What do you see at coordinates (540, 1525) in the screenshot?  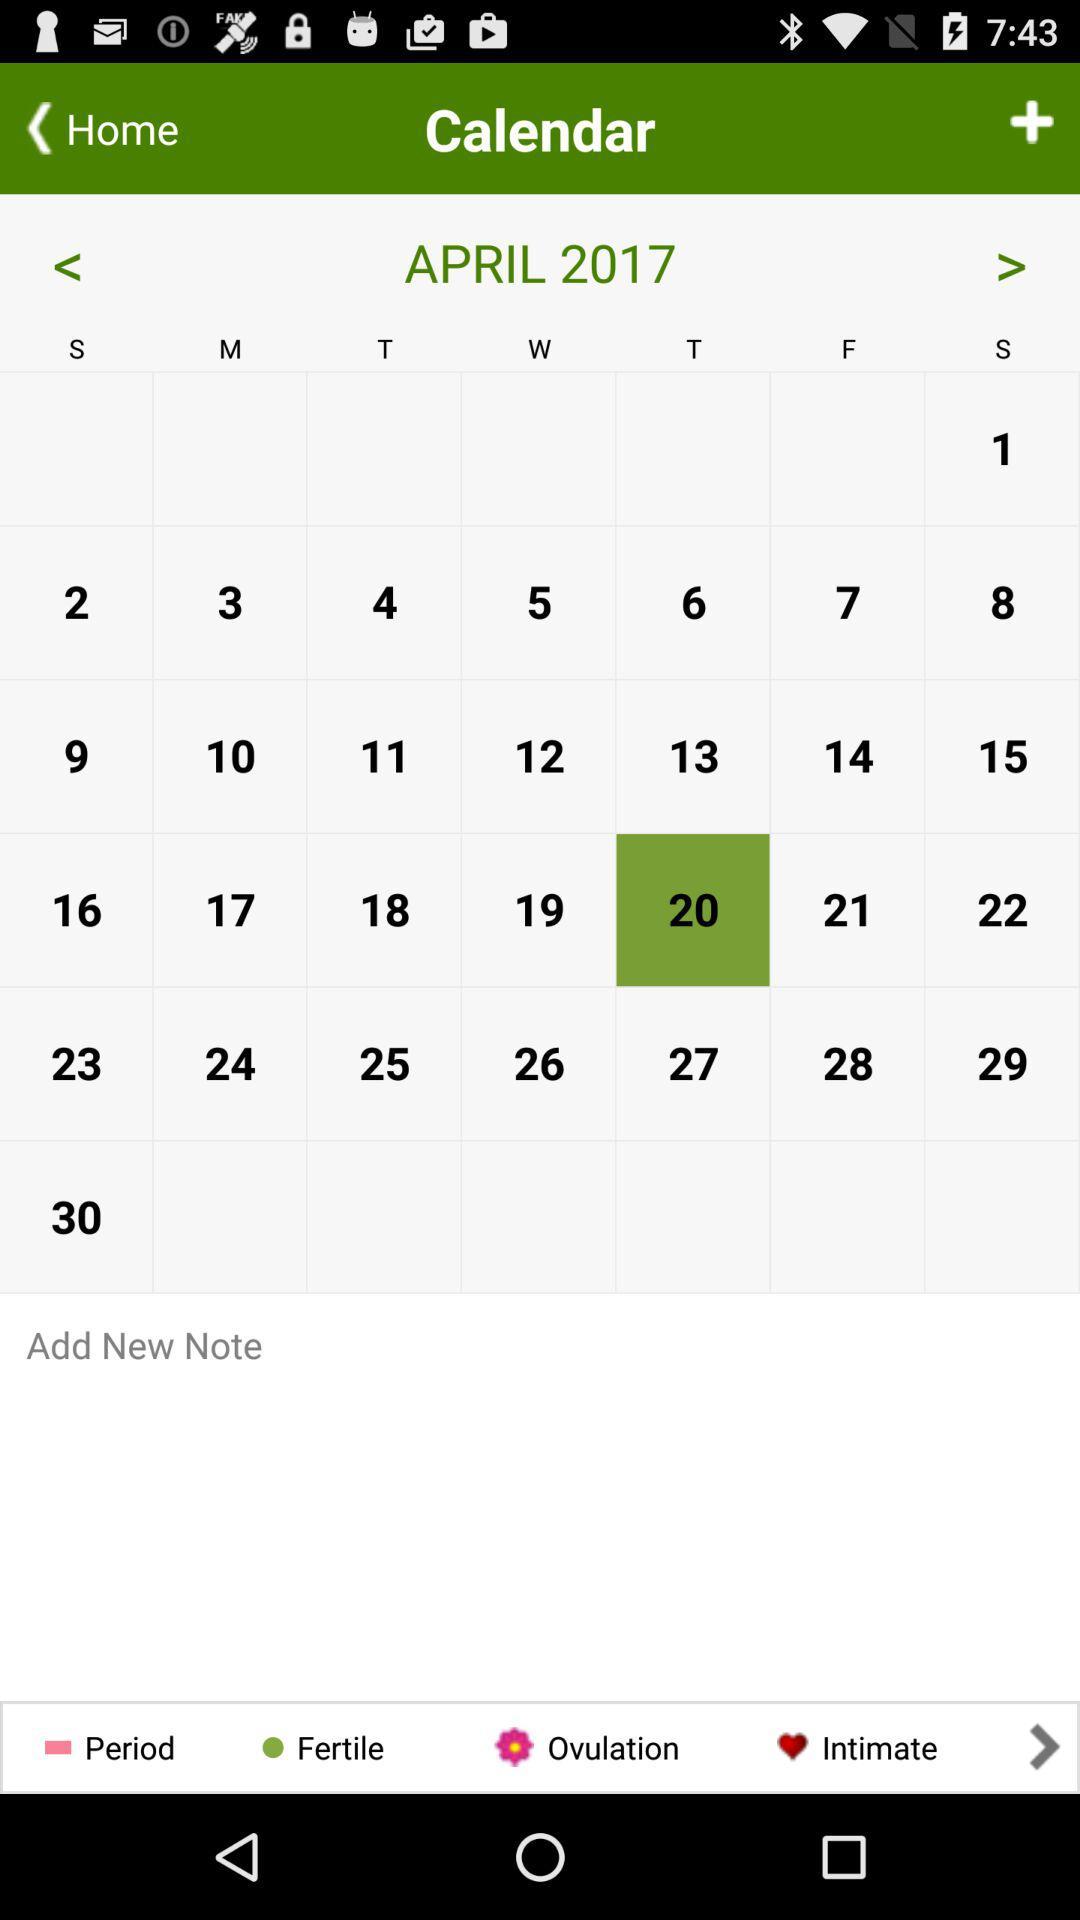 I see `calender note area` at bounding box center [540, 1525].